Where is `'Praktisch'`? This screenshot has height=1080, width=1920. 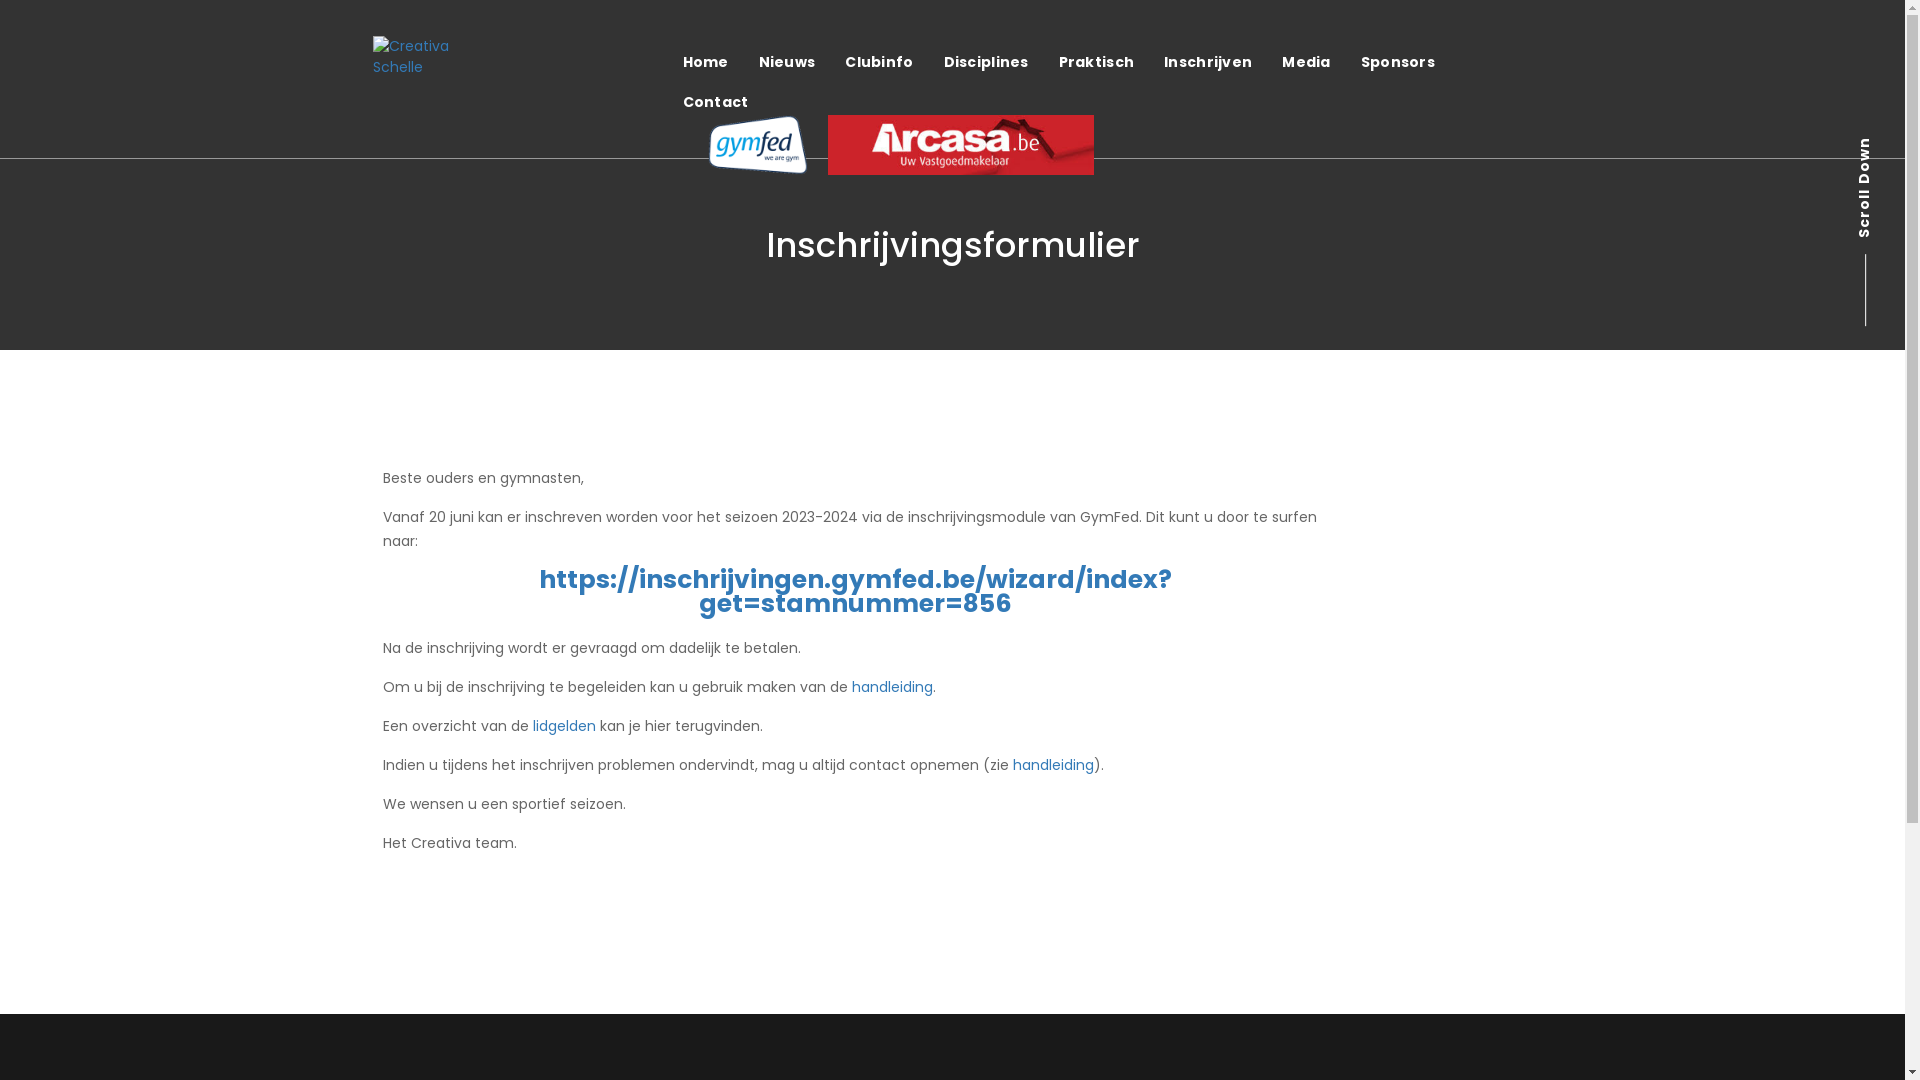 'Praktisch' is located at coordinates (1096, 60).